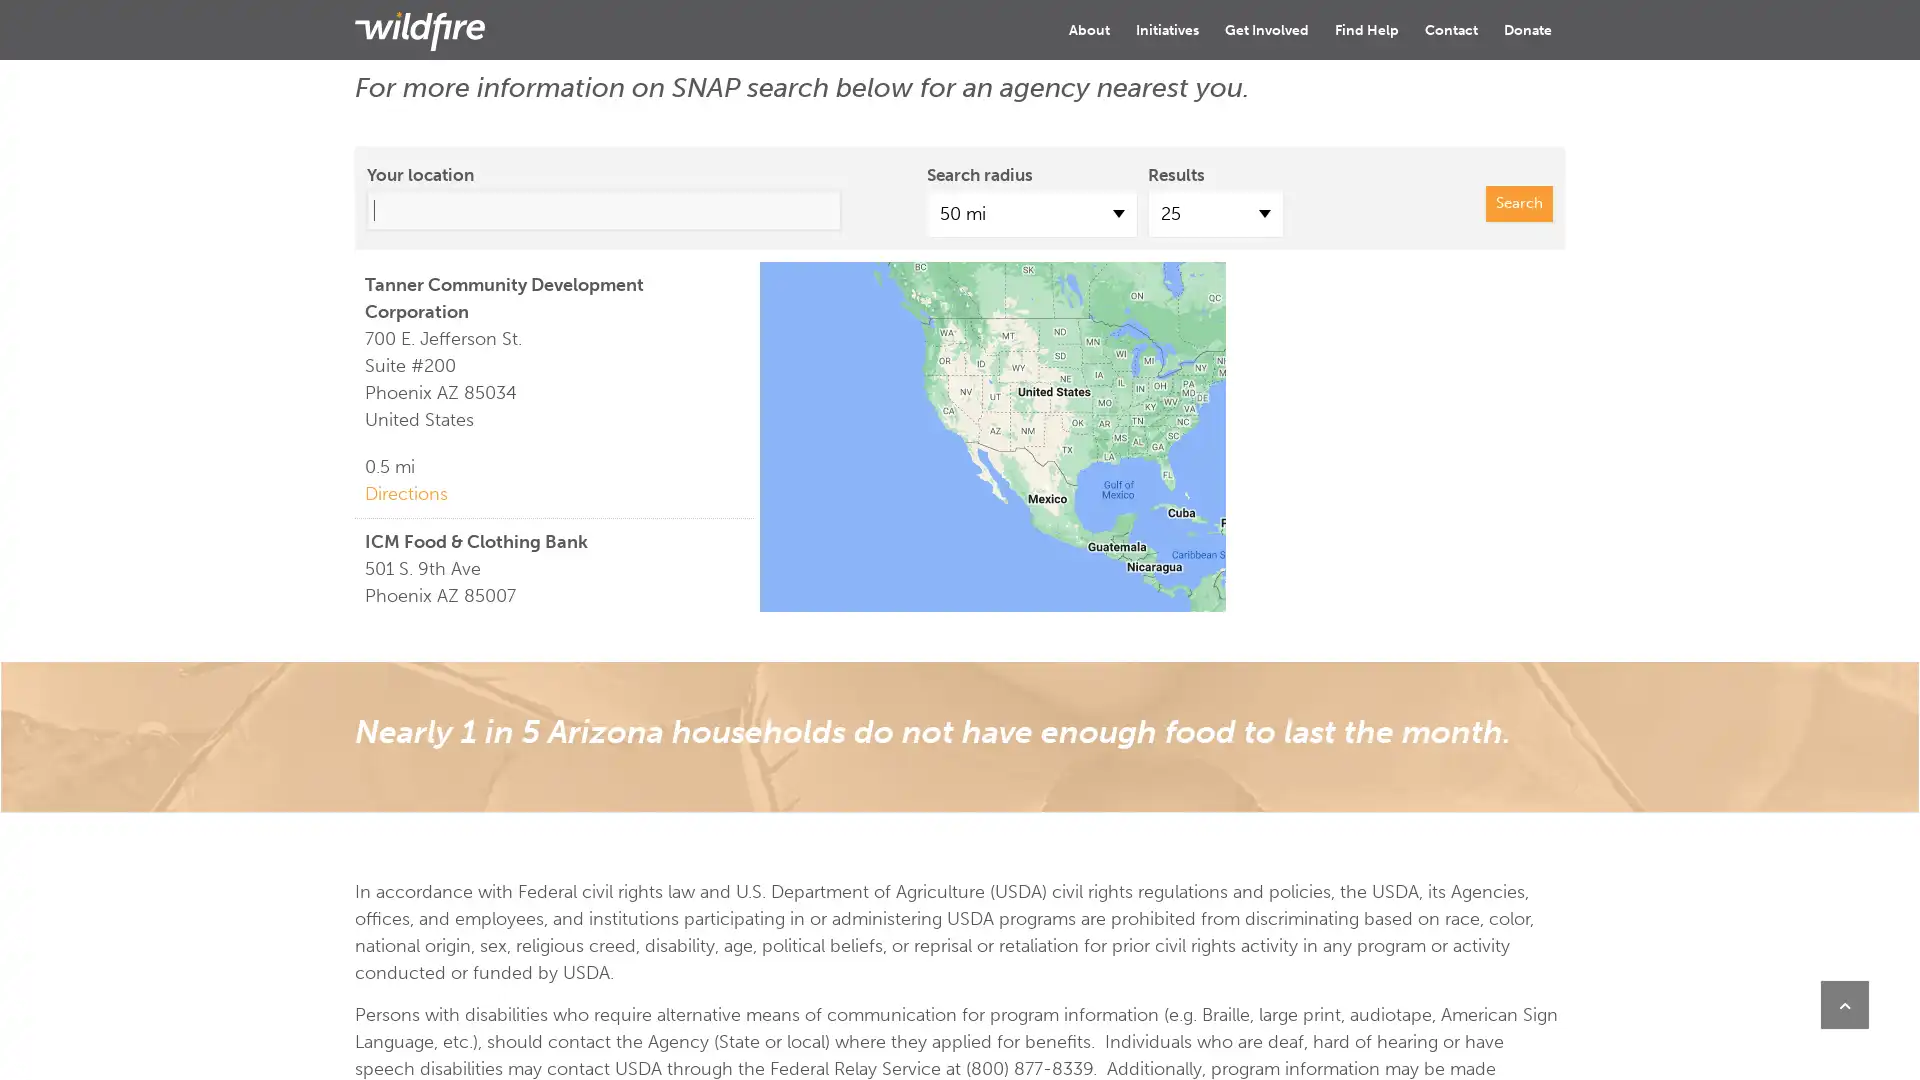  Describe the element at coordinates (789, 330) in the screenshot. I see `Zoom out` at that location.